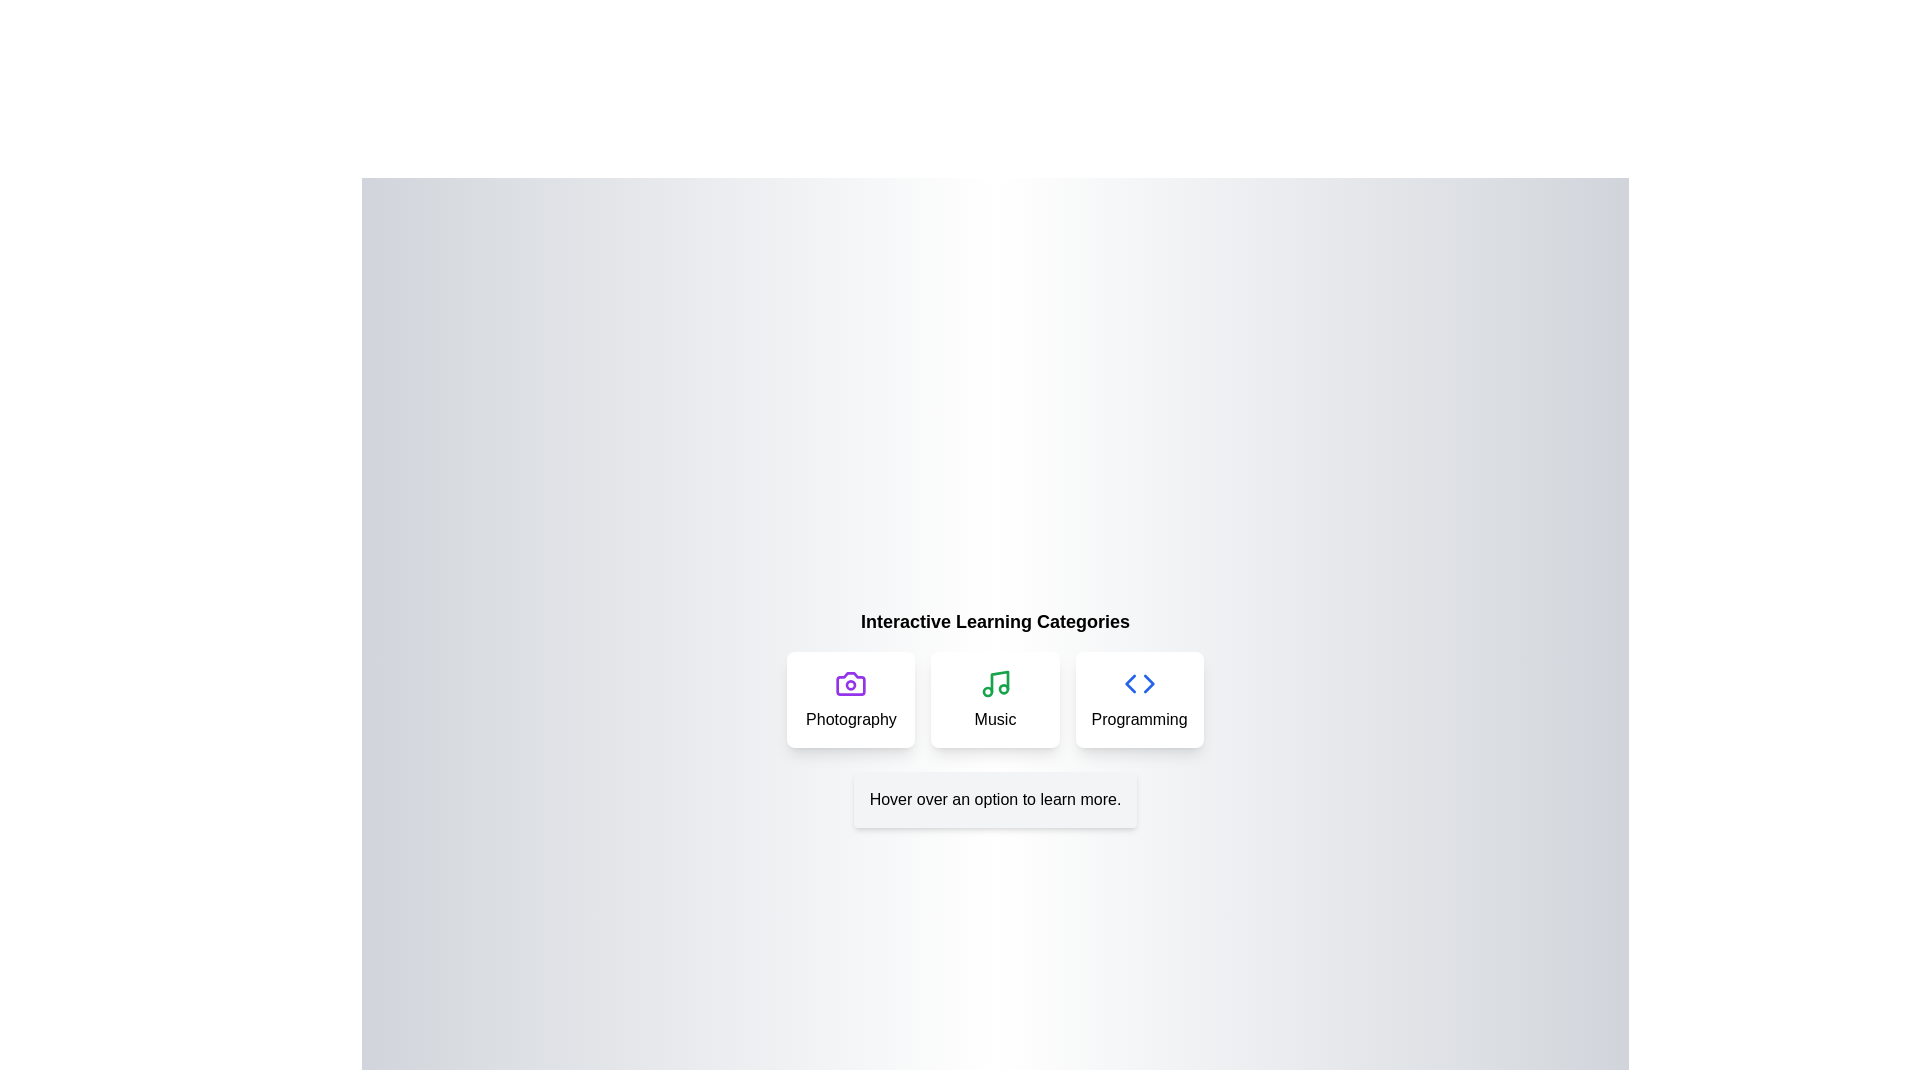 The height and width of the screenshot is (1080, 1920). Describe the element at coordinates (1139, 698) in the screenshot. I see `the rightmost card in the grid of three cards, which represents the 'Programming' category` at that location.